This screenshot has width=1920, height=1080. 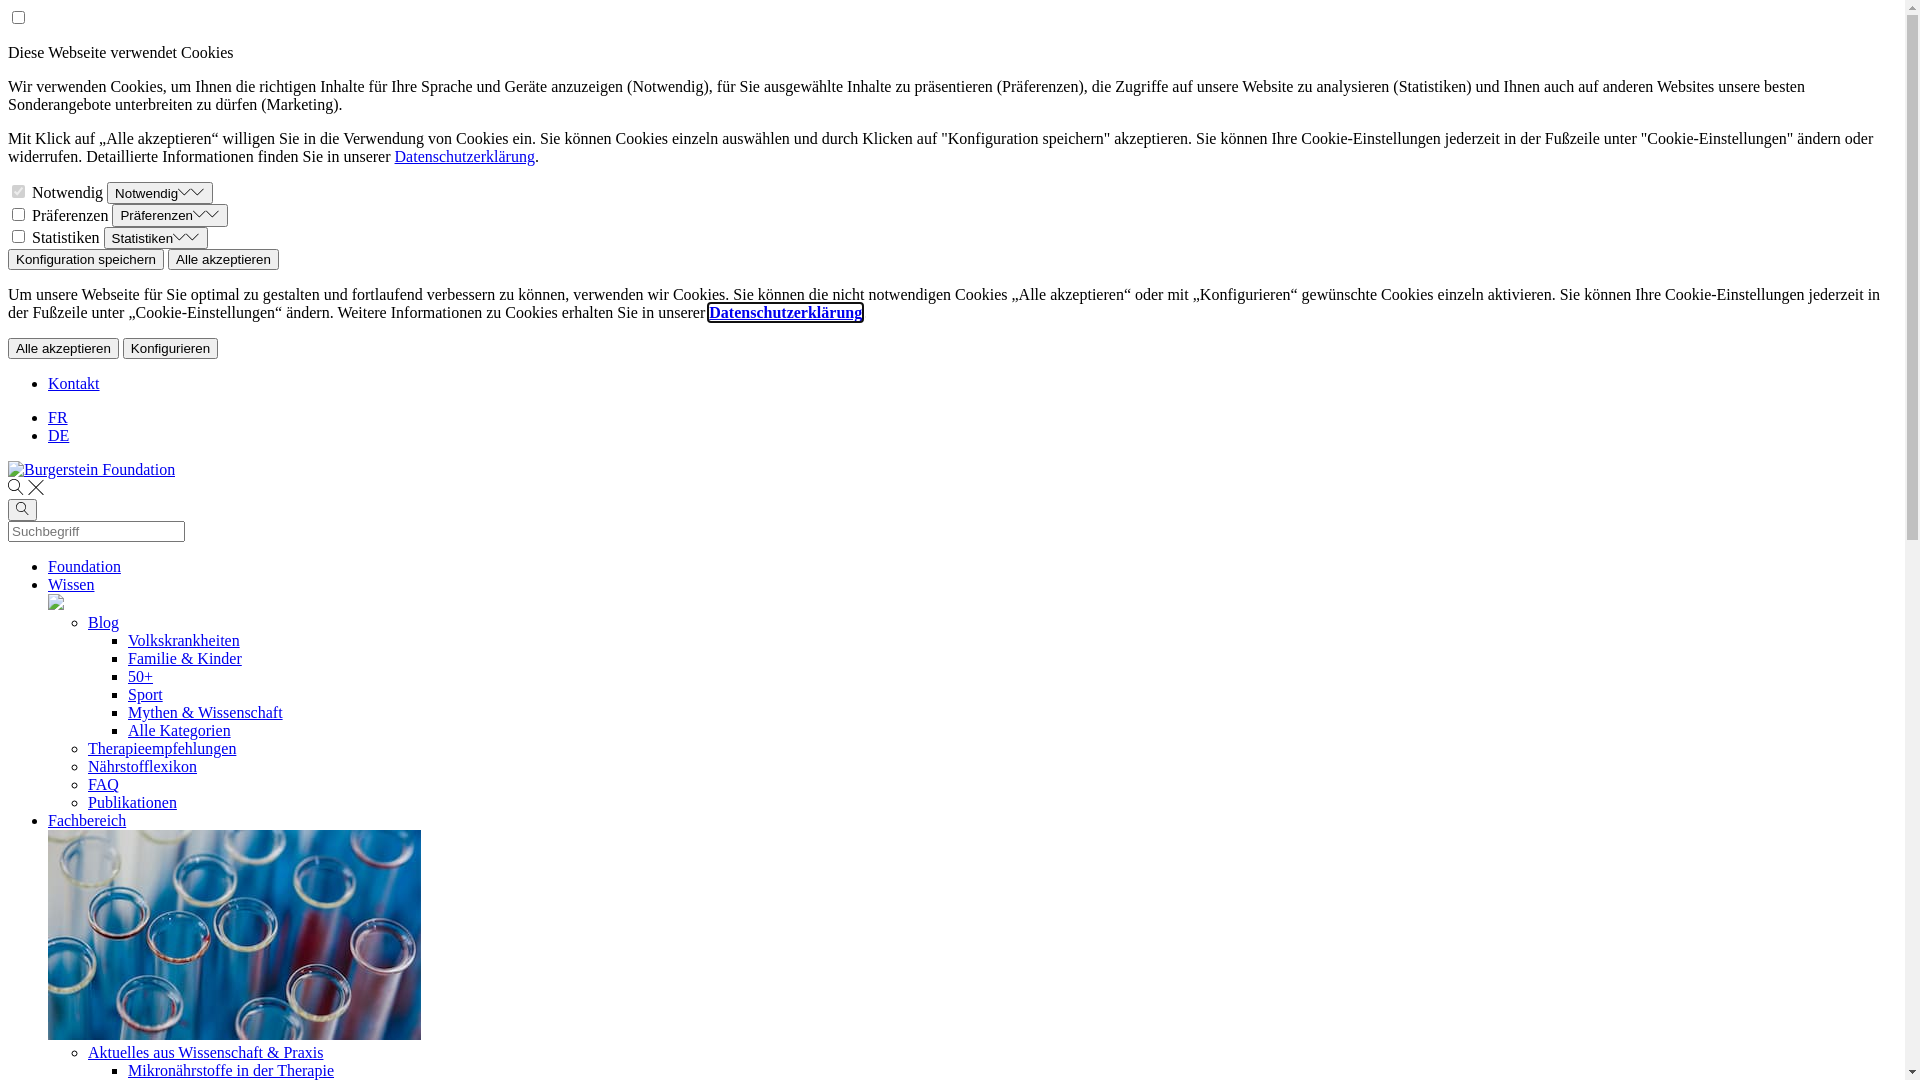 What do you see at coordinates (102, 783) in the screenshot?
I see `'FAQ'` at bounding box center [102, 783].